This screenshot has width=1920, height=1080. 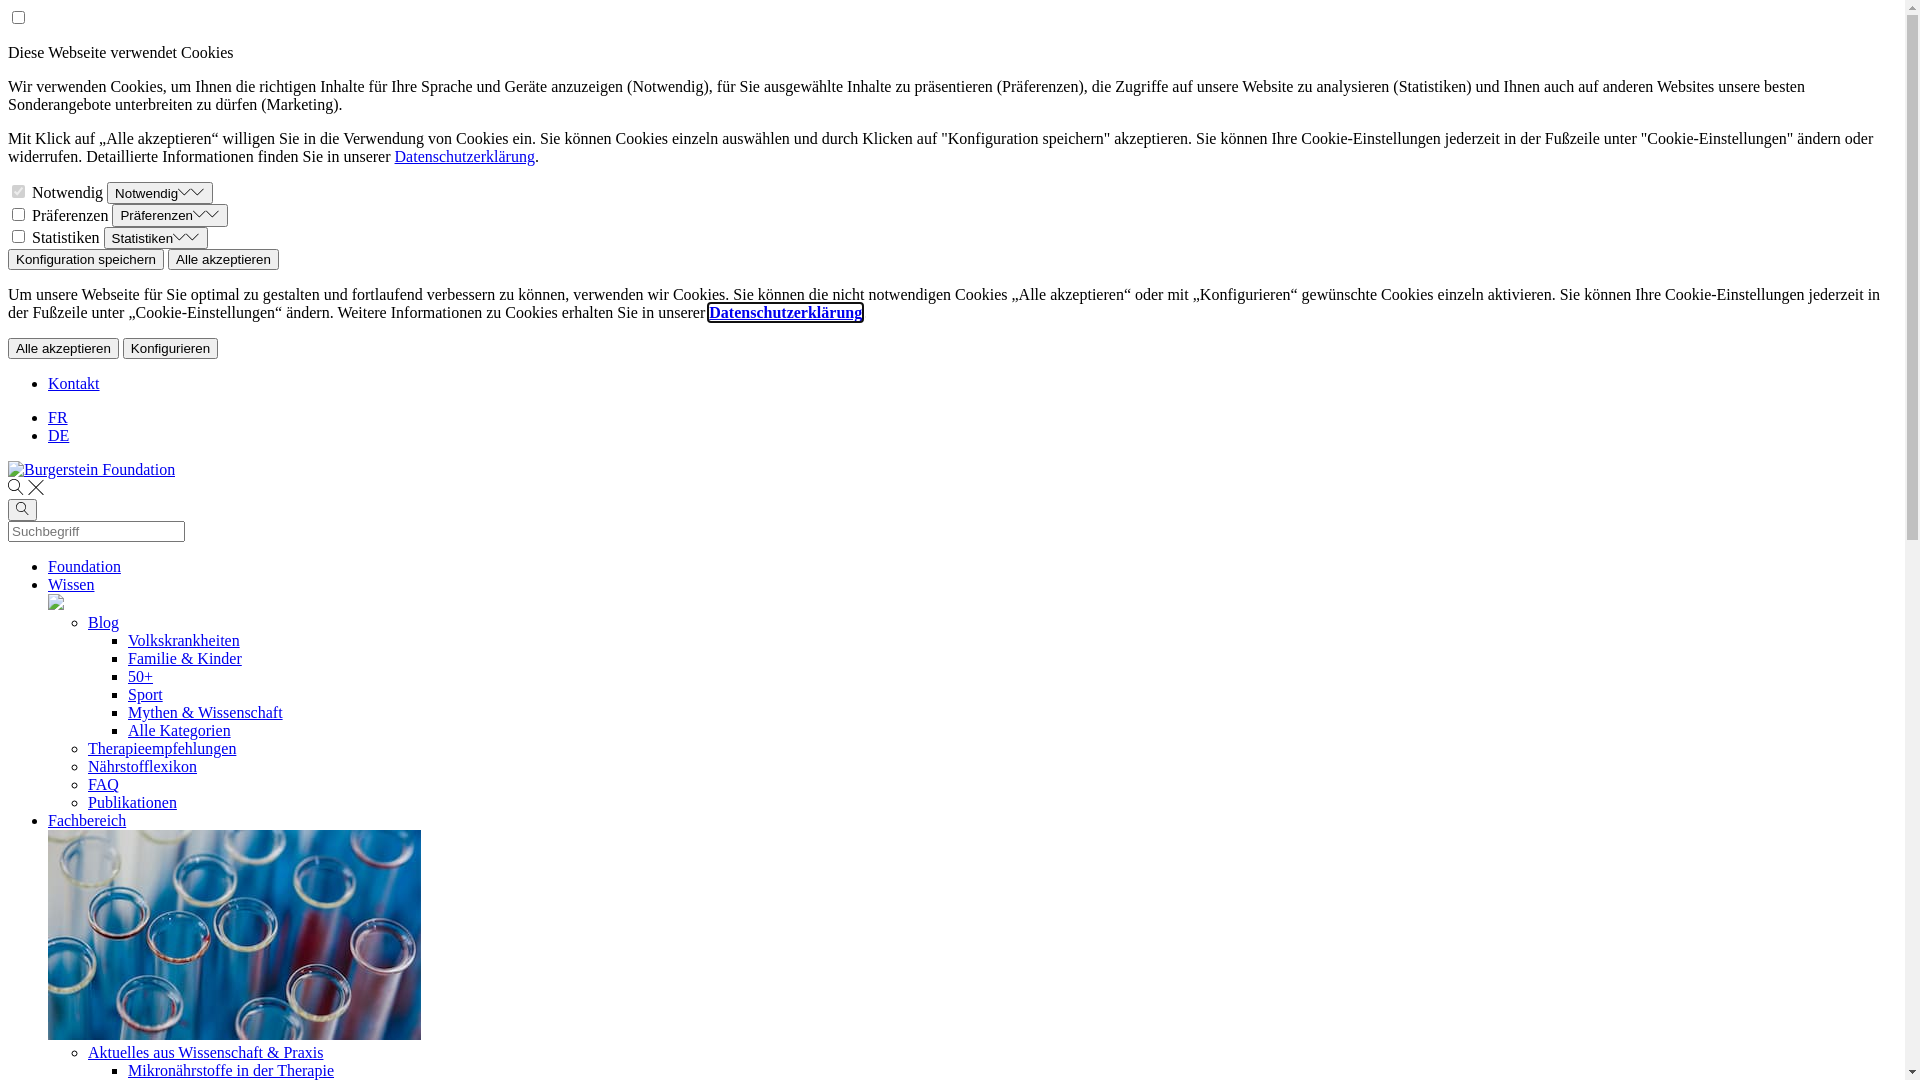 What do you see at coordinates (102, 783) in the screenshot?
I see `'FAQ'` at bounding box center [102, 783].